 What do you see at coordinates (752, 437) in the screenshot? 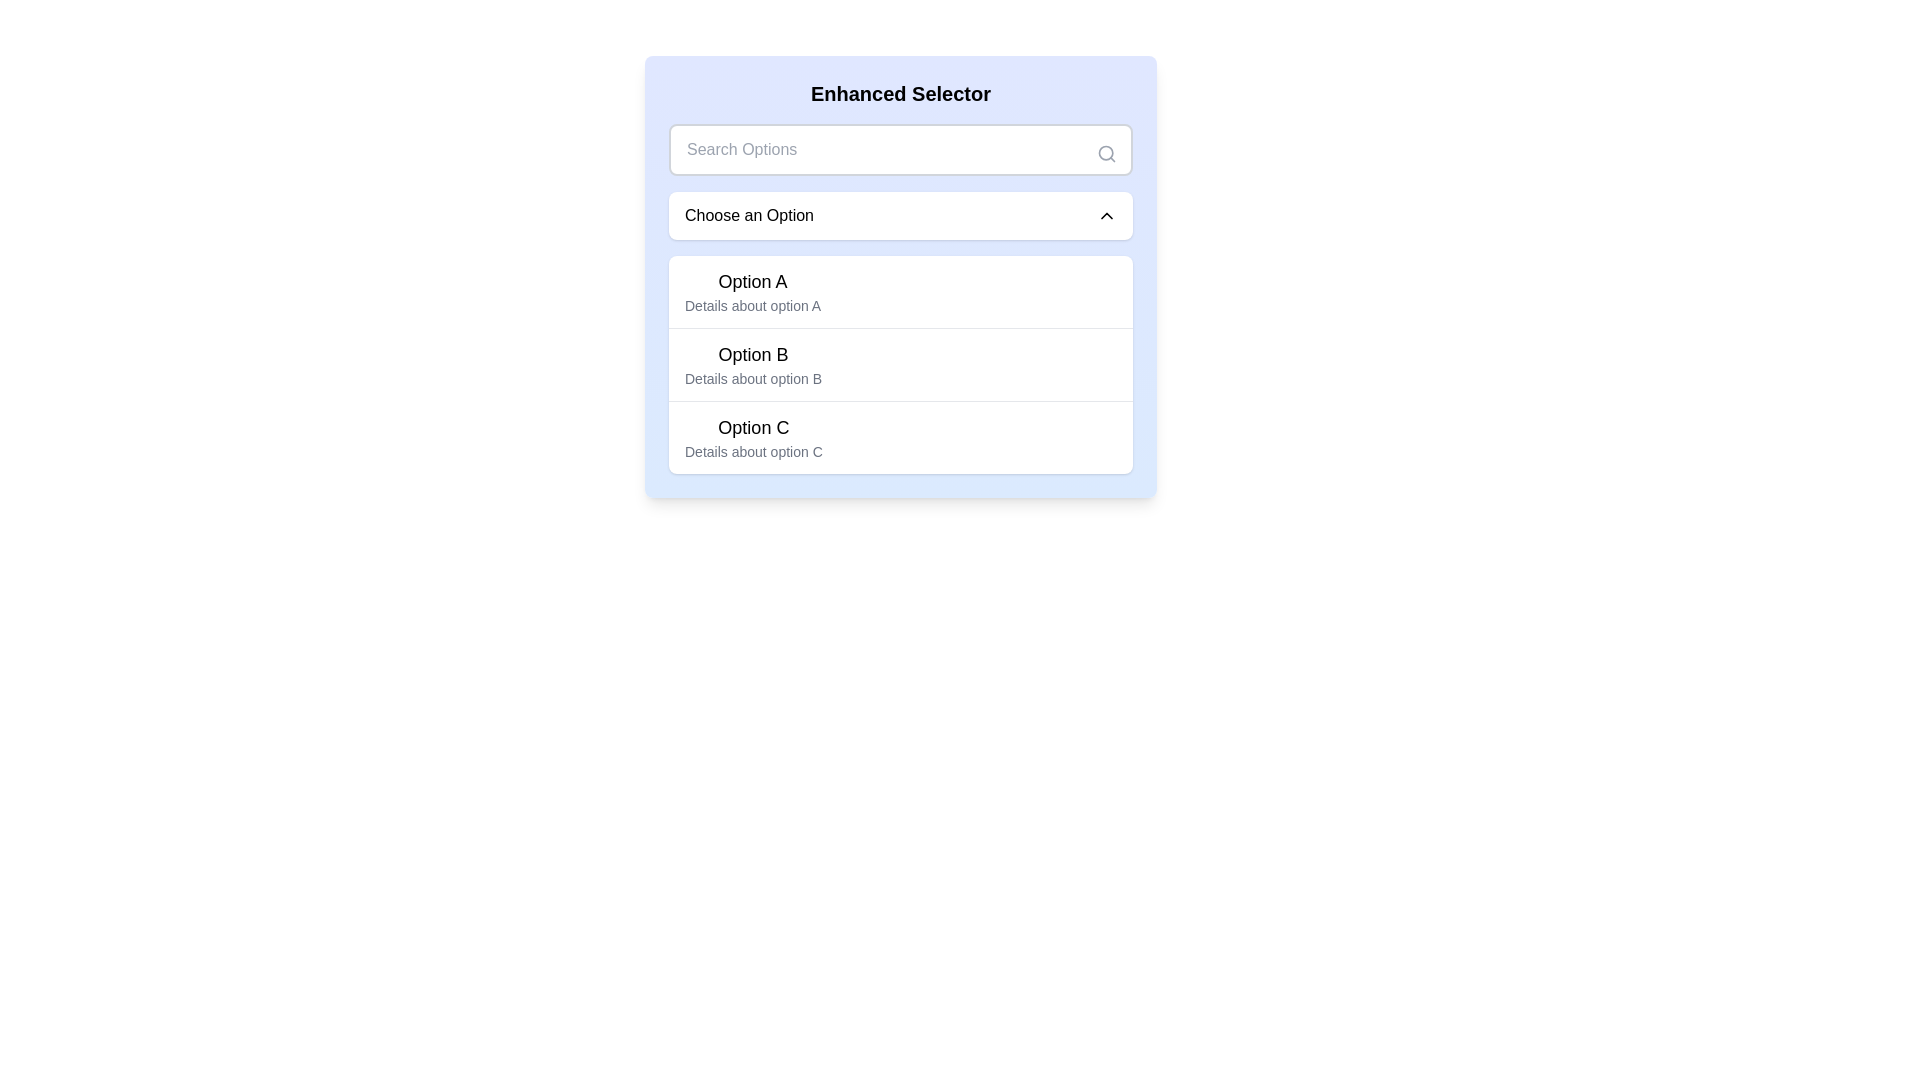
I see `the menu item labeled 'Option C'` at bounding box center [752, 437].